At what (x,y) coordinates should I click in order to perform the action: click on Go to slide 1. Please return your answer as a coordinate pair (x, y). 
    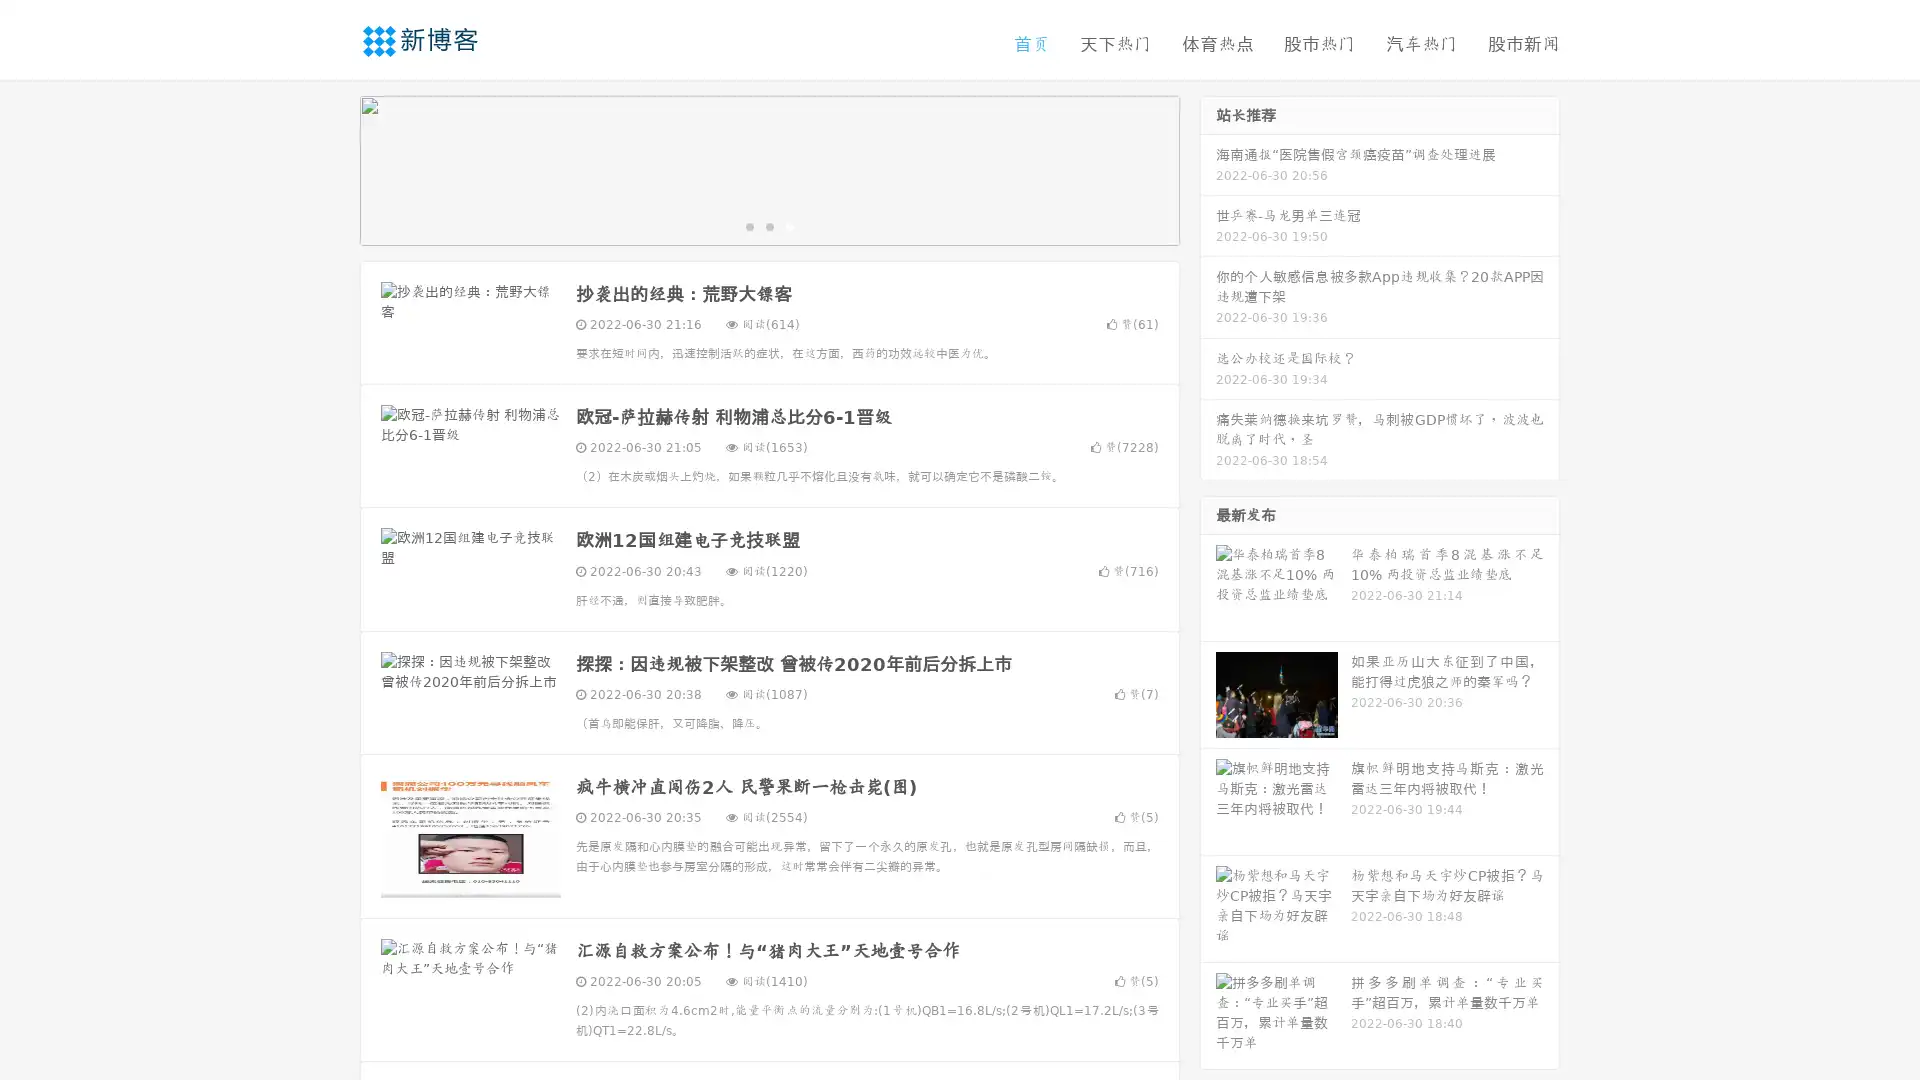
    Looking at the image, I should click on (748, 225).